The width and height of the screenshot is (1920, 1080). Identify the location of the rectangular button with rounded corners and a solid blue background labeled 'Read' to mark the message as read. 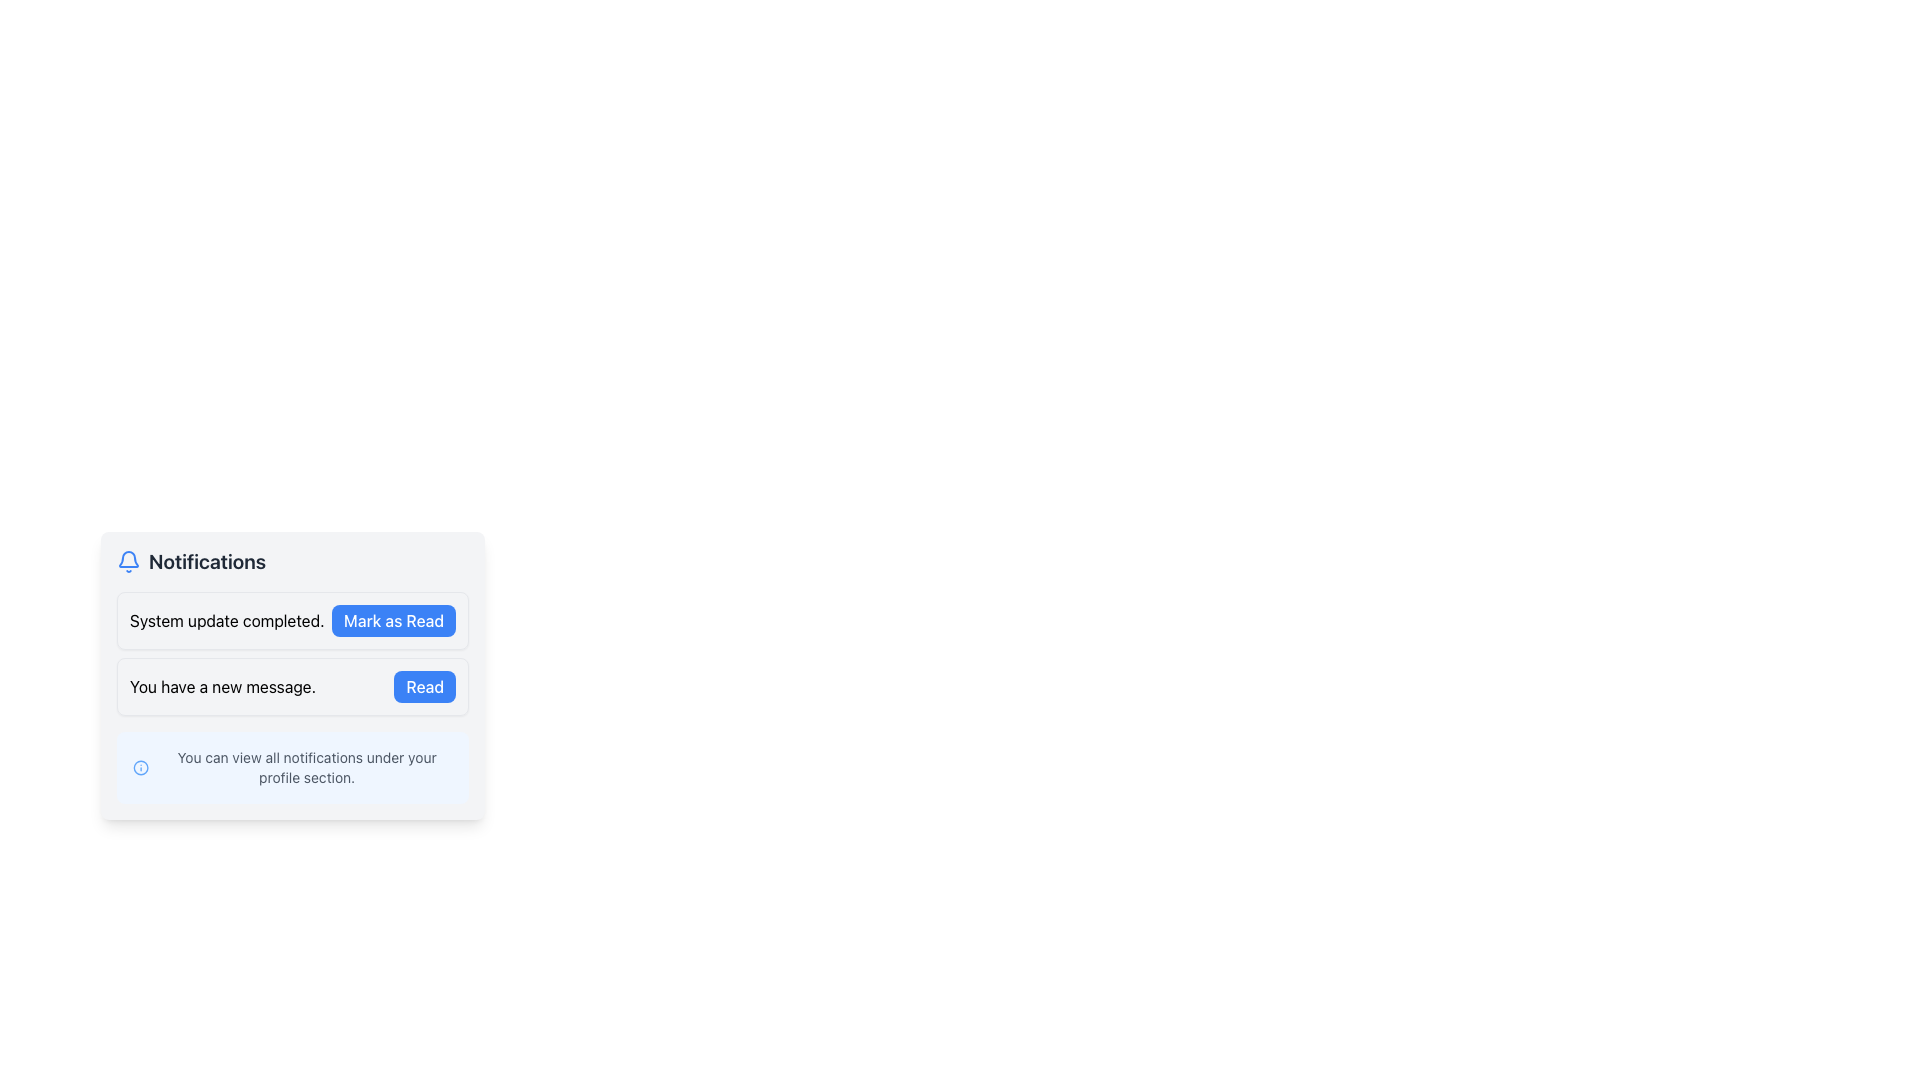
(424, 685).